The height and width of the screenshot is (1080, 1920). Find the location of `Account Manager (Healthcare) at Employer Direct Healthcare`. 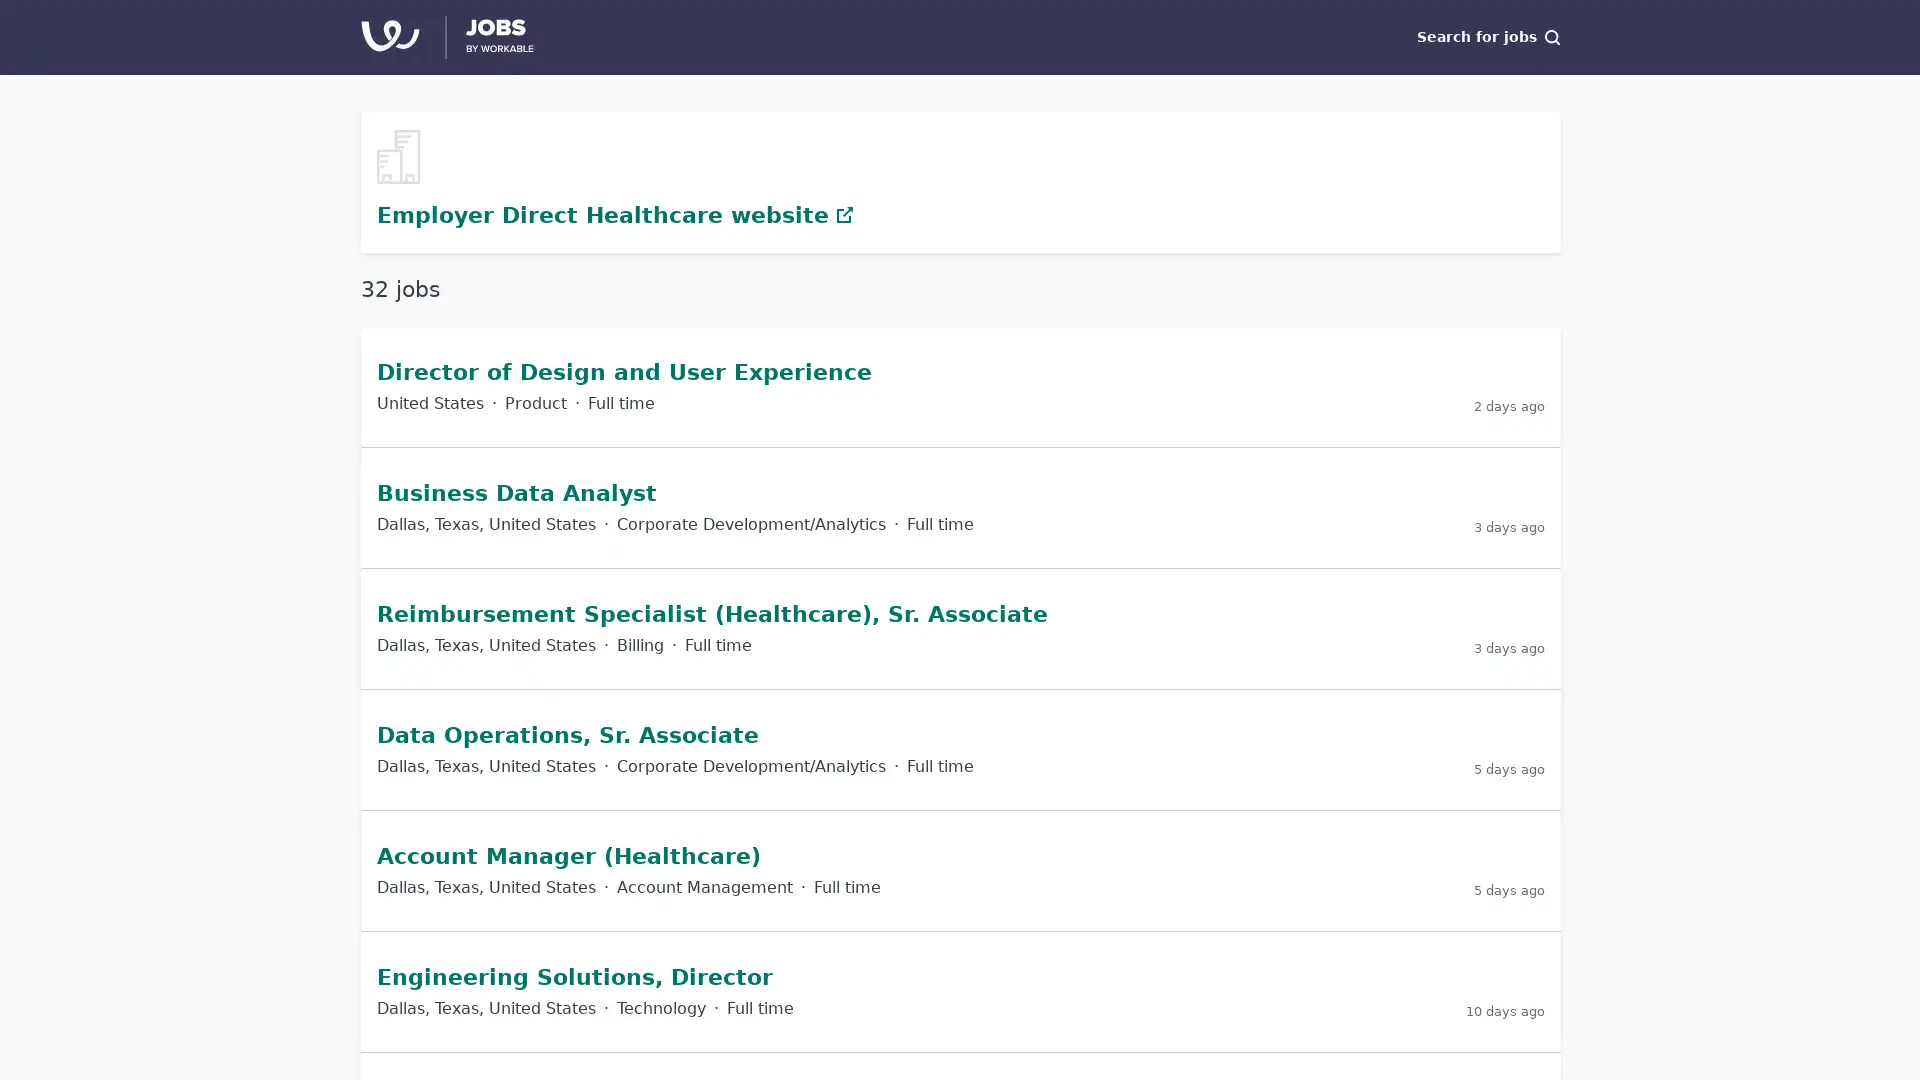

Account Manager (Healthcare) at Employer Direct Healthcare is located at coordinates (960, 869).